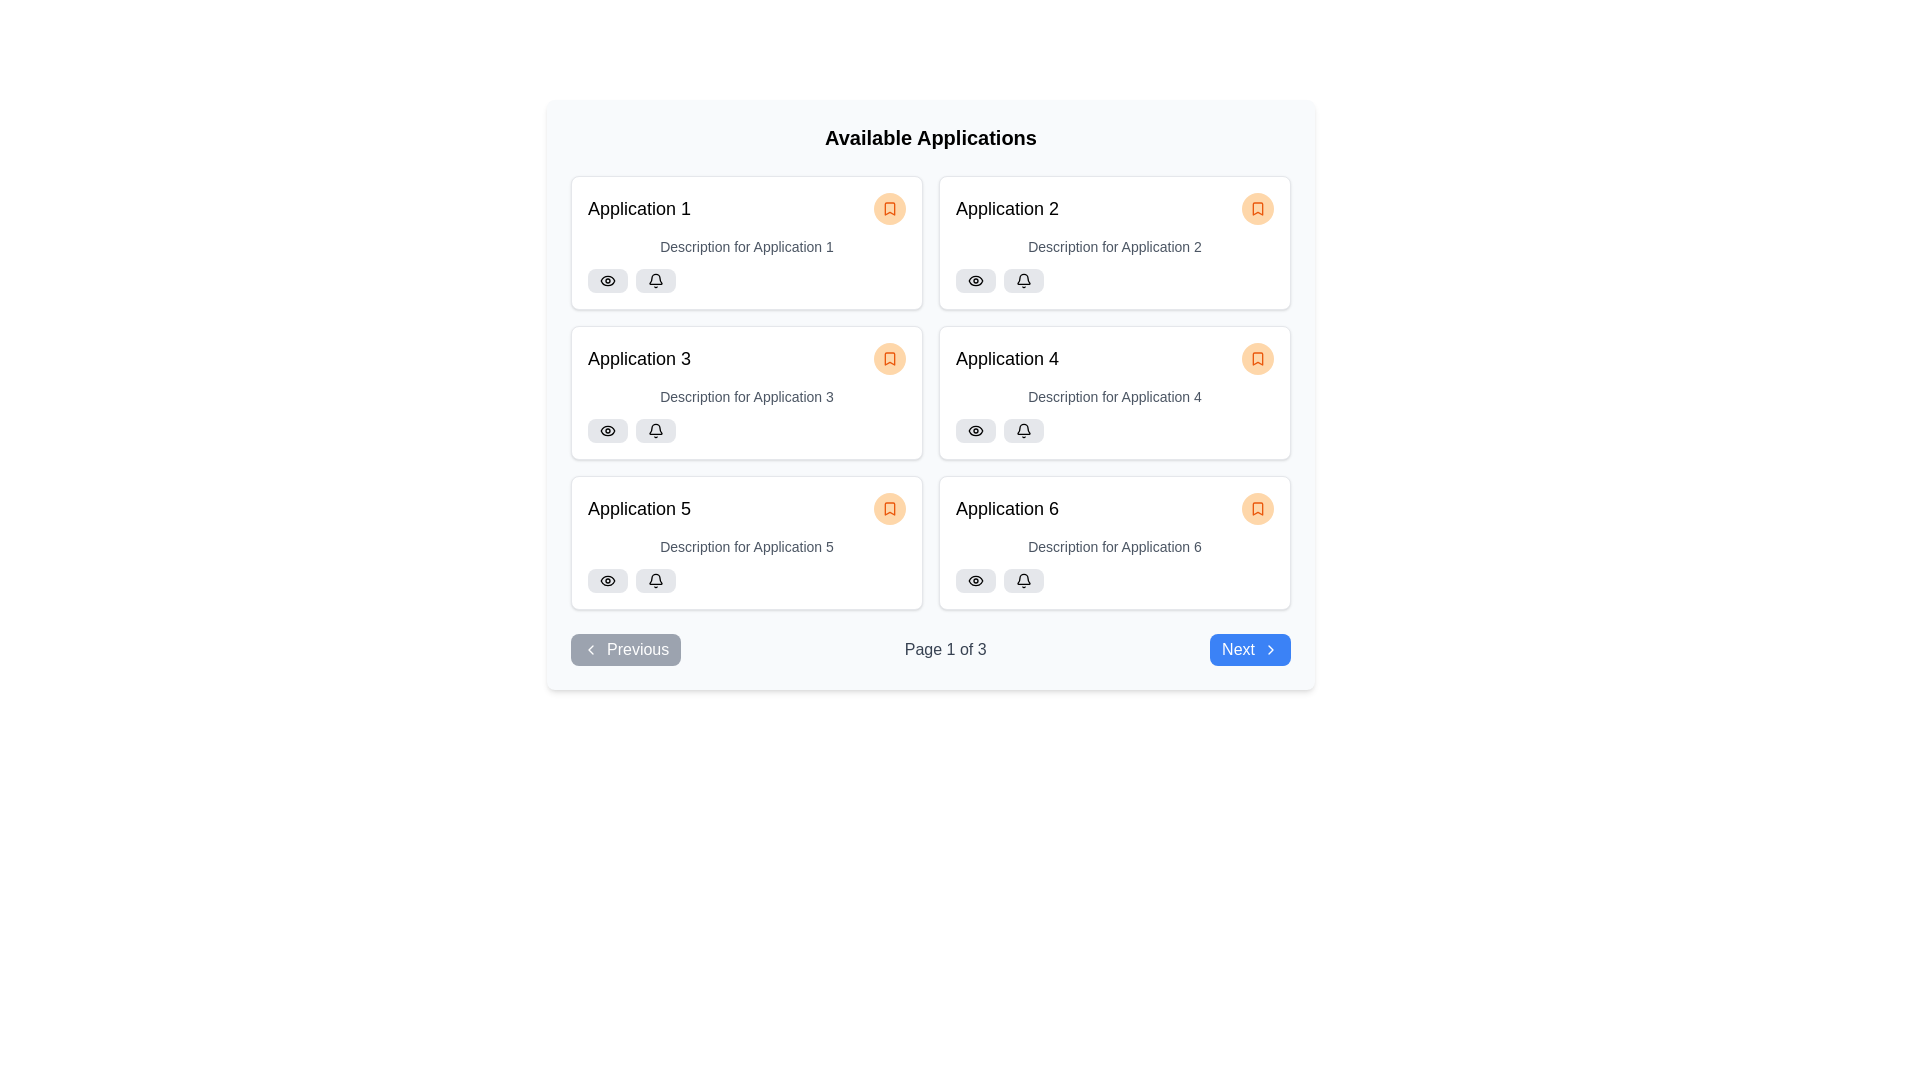 Image resolution: width=1920 pixels, height=1080 pixels. I want to click on the first button in the row for 'Application 3' to observe the hover effect, so click(607, 430).